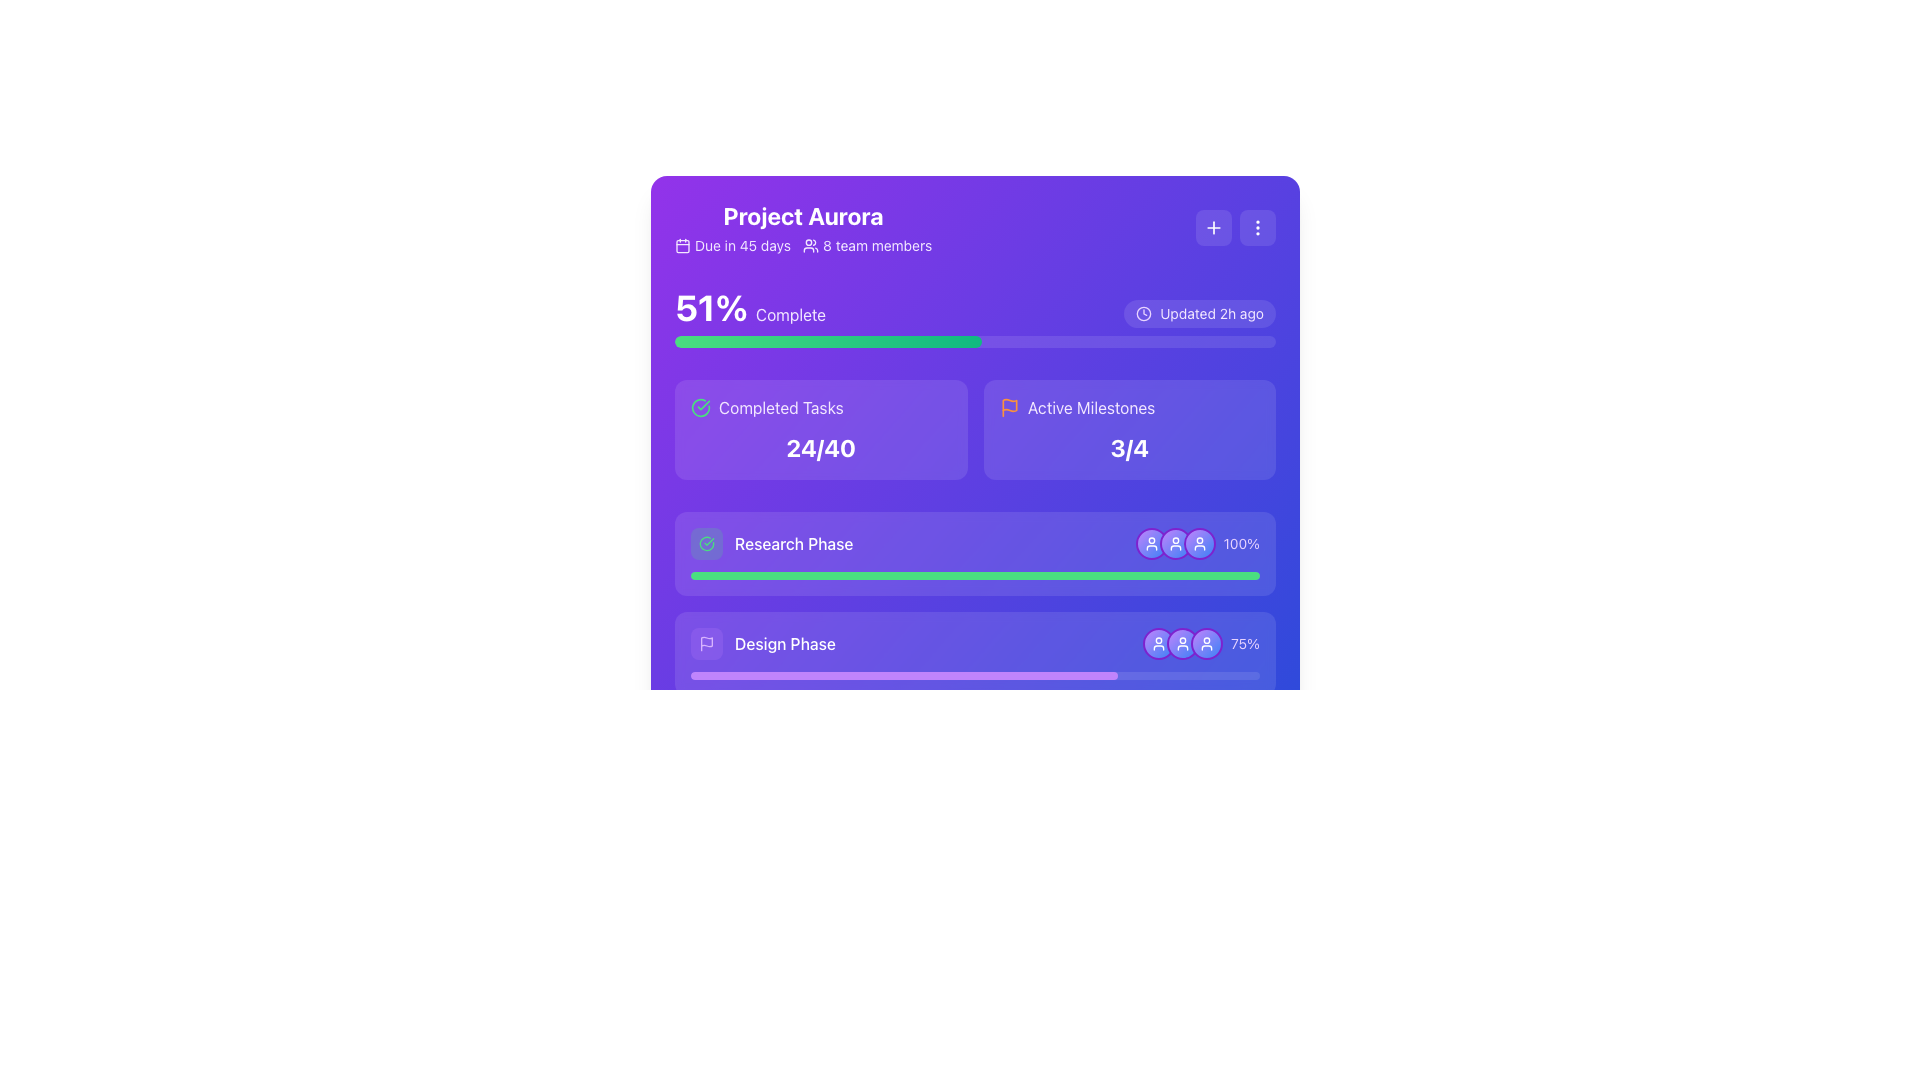  Describe the element at coordinates (821, 446) in the screenshot. I see `displayed information from the Text display that shows the progress of completed tasks versus total tasks, located beneath the 'Completed Tasks' title` at that location.